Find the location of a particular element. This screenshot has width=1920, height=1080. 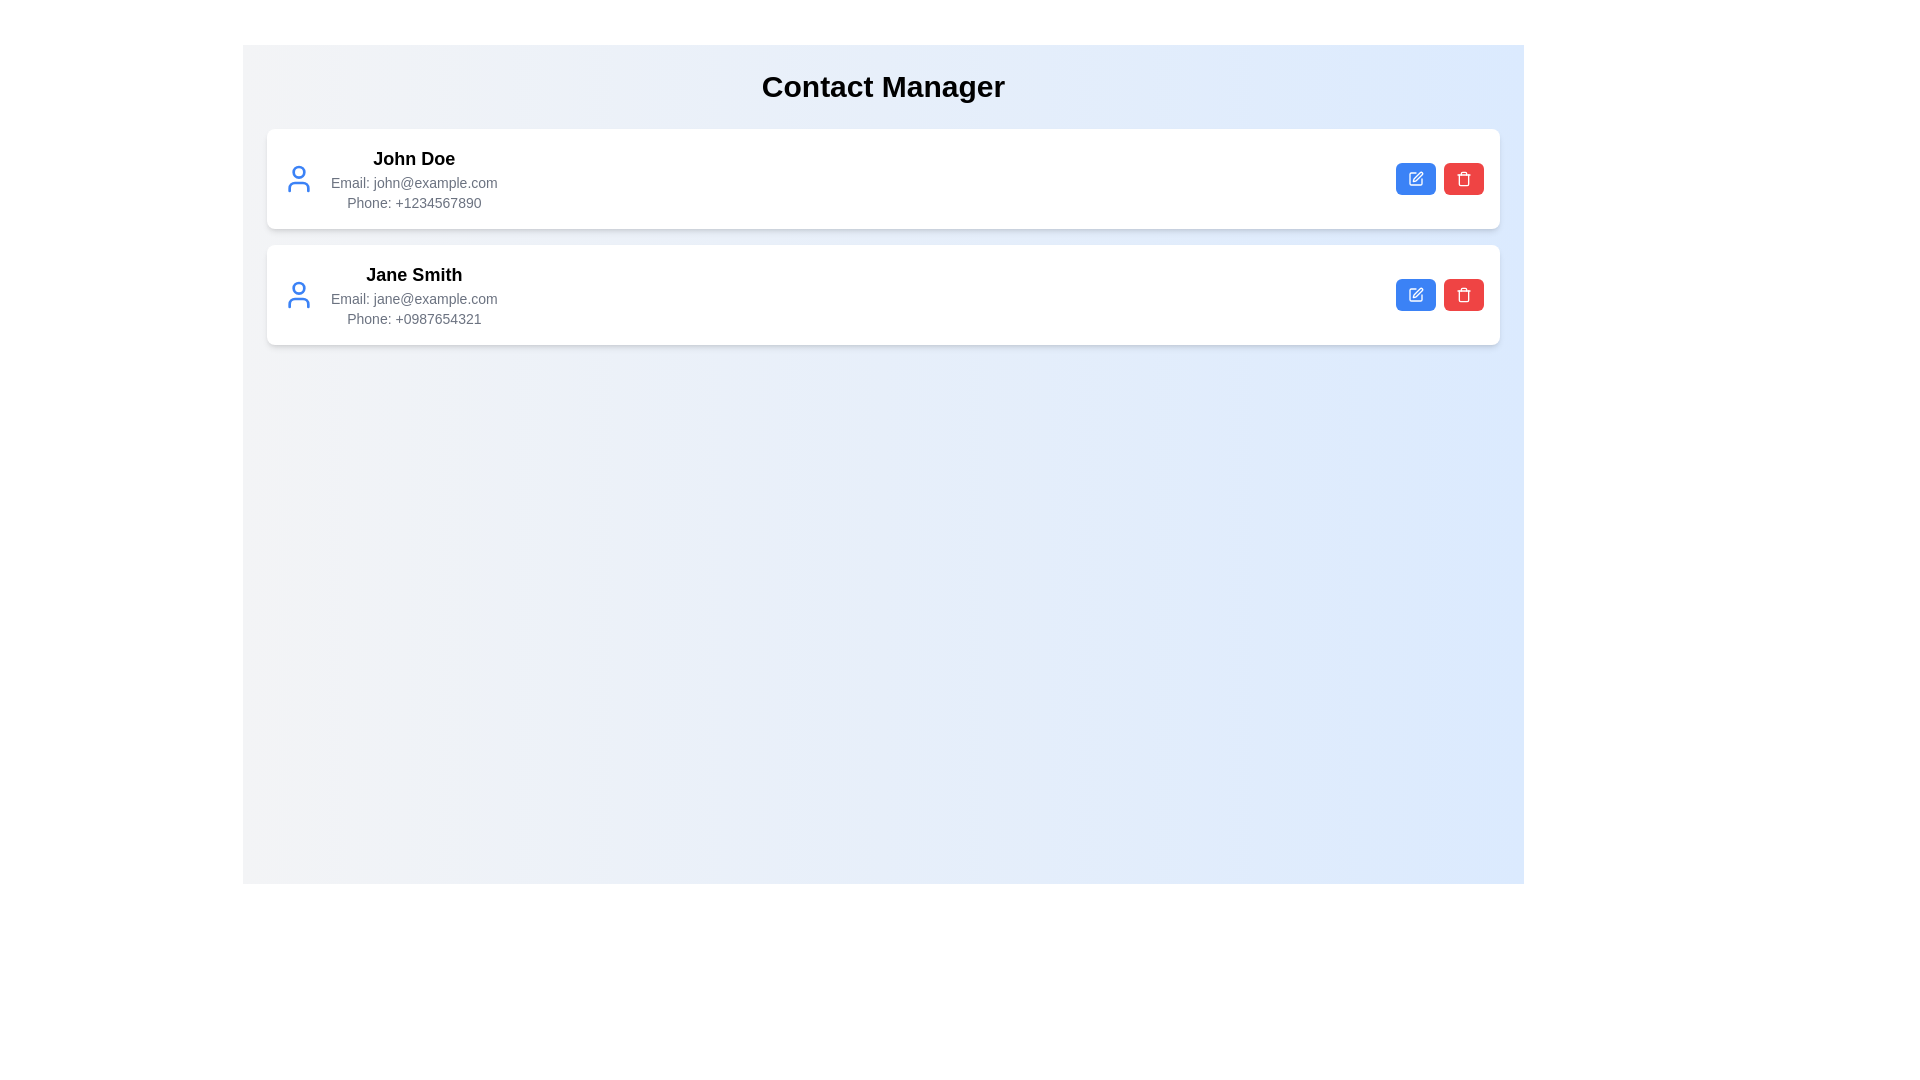

the delete button located at the top-right of Jane Smith's contact card is located at coordinates (1464, 294).